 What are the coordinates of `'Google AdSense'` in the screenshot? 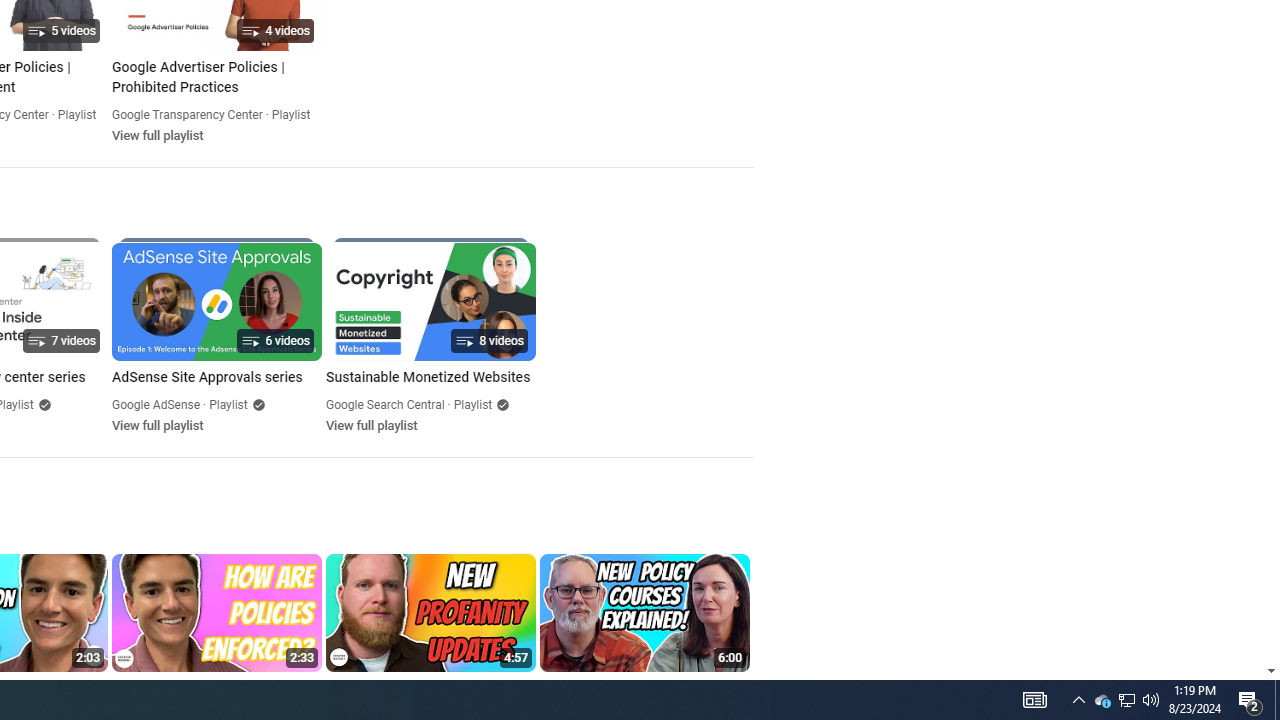 It's located at (155, 405).